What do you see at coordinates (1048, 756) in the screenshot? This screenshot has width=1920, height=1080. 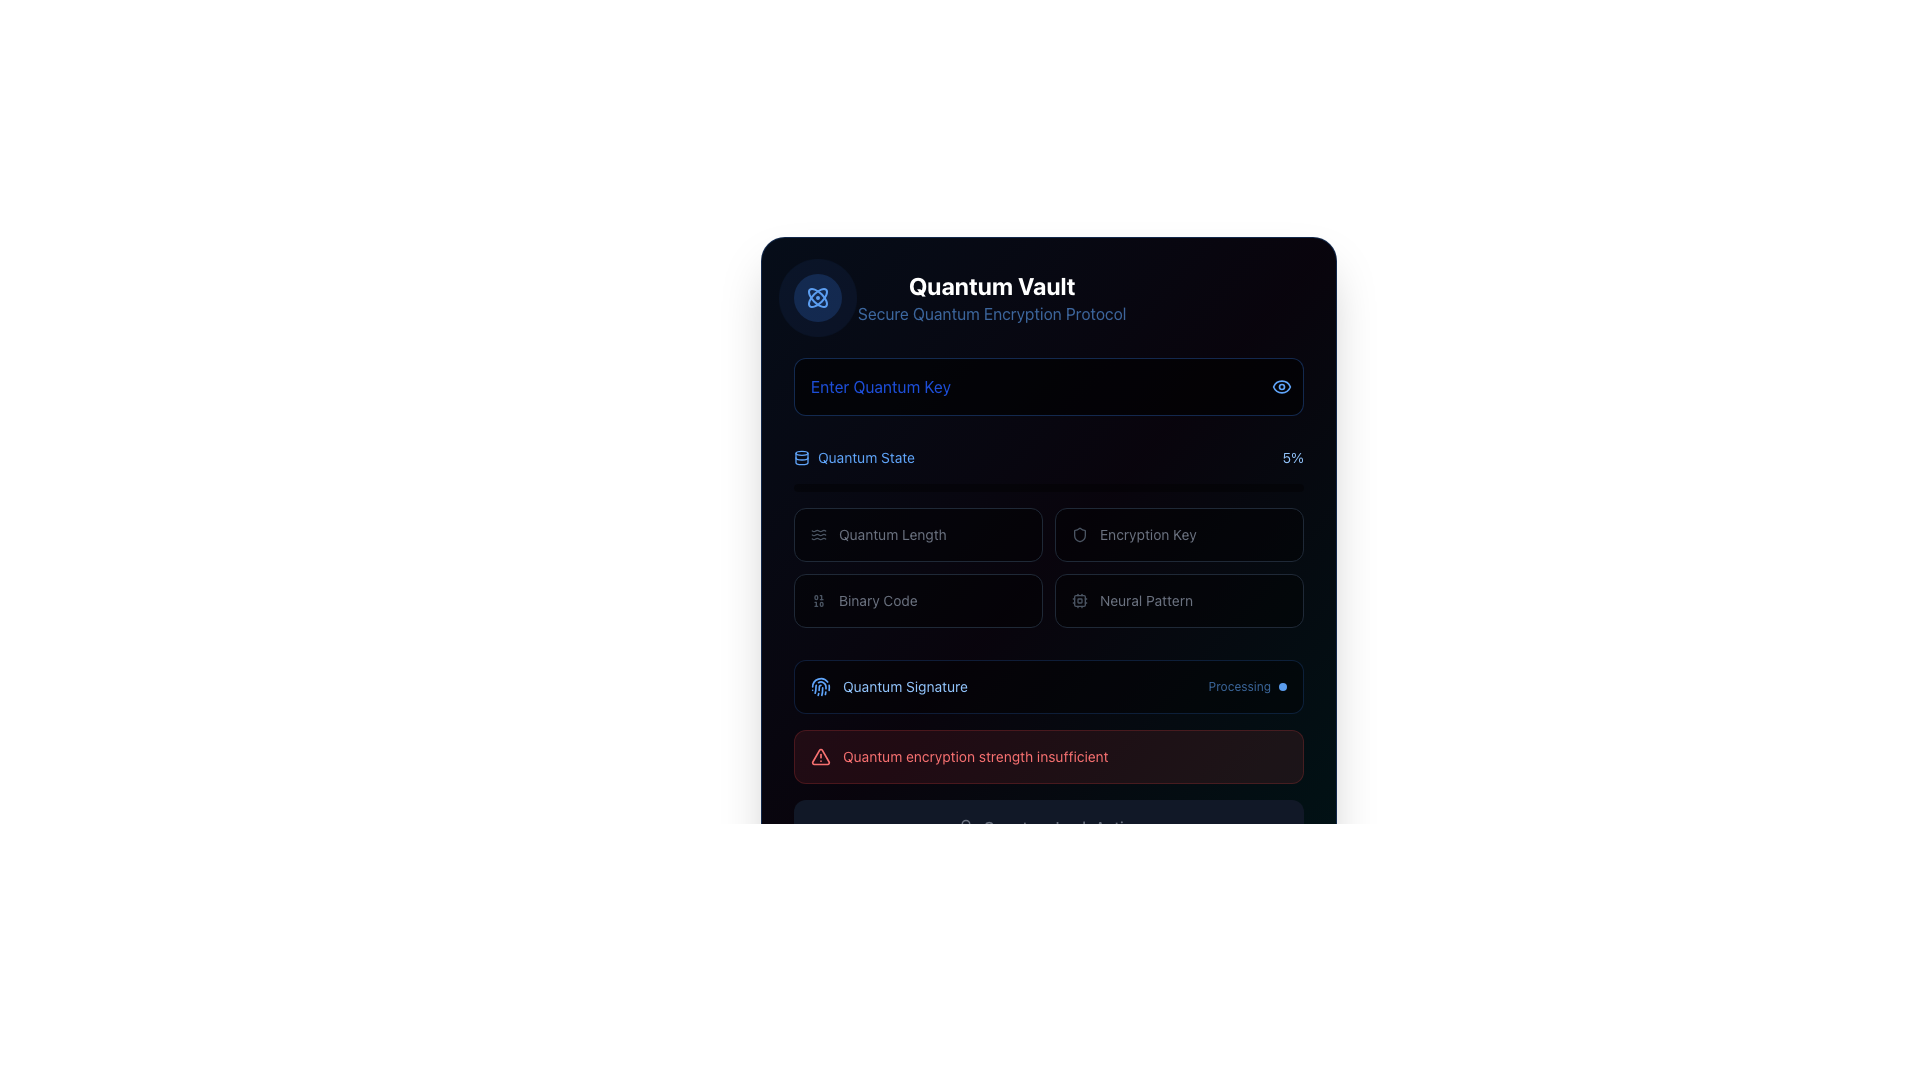 I see `warning message from the Notification box, which has a red background and displays the text 'Quantum encryption strength insufficient'` at bounding box center [1048, 756].